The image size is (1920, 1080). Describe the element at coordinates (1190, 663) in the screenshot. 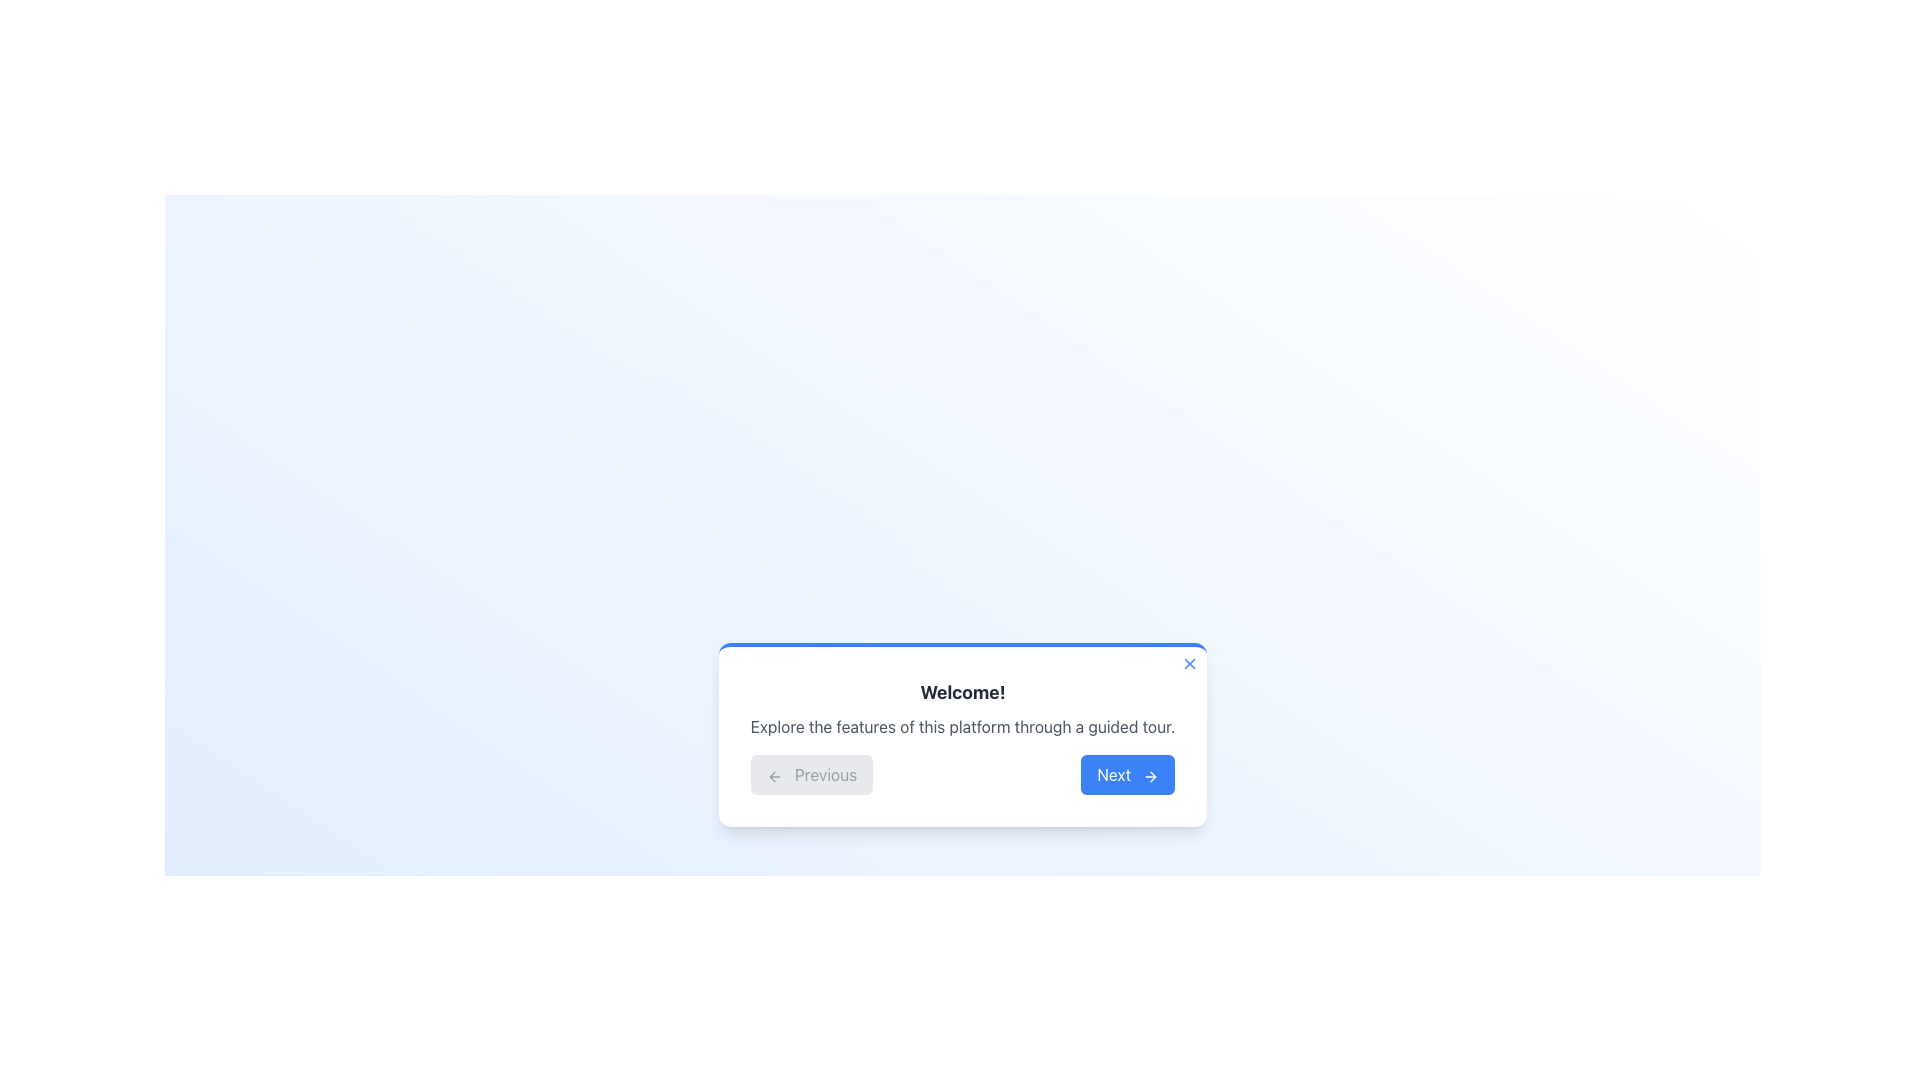

I see `the close button icon located at the top-right corner of the modal dialog box` at that location.